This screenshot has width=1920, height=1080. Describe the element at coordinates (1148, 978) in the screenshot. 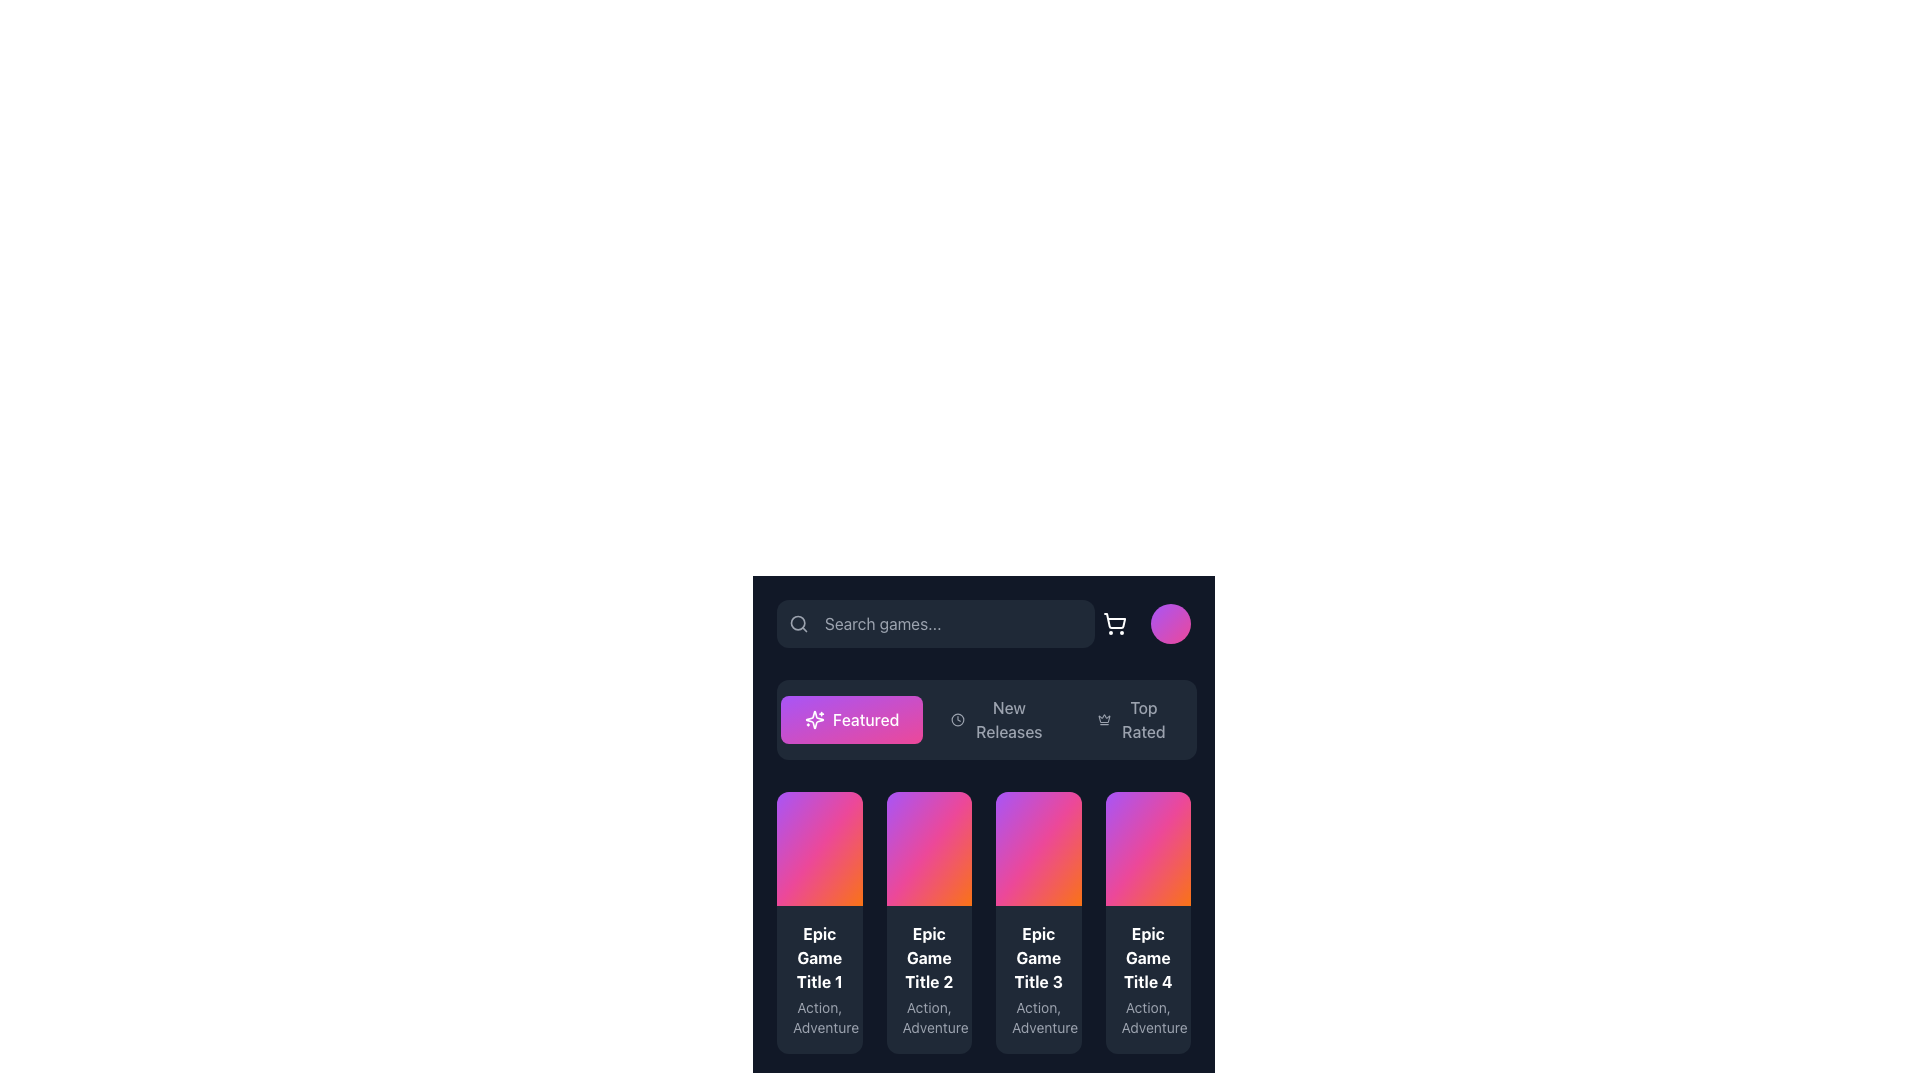

I see `text displayed in the text block titled 'Epic Game Title 4' which is located at the bottom of the fourth game card` at that location.